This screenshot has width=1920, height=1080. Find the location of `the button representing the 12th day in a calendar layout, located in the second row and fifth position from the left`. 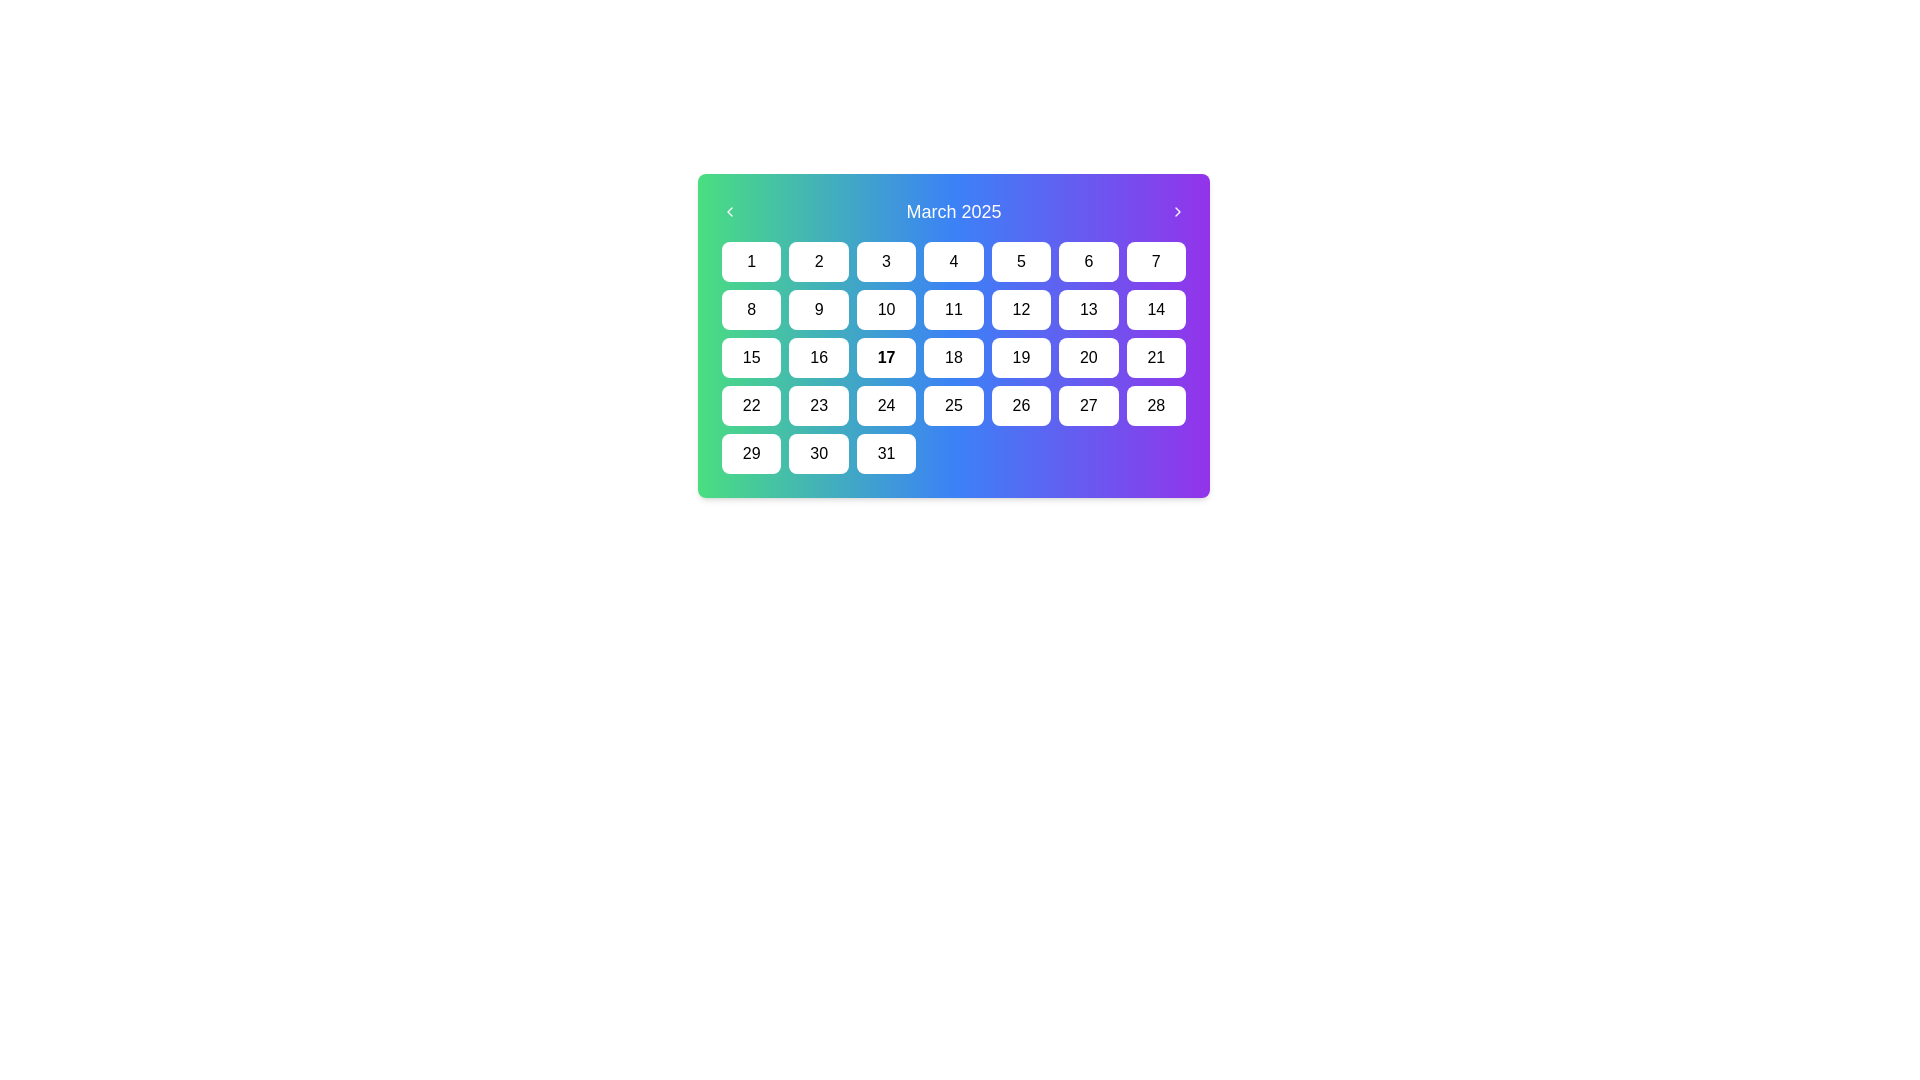

the button representing the 12th day in a calendar layout, located in the second row and fifth position from the left is located at coordinates (1021, 309).